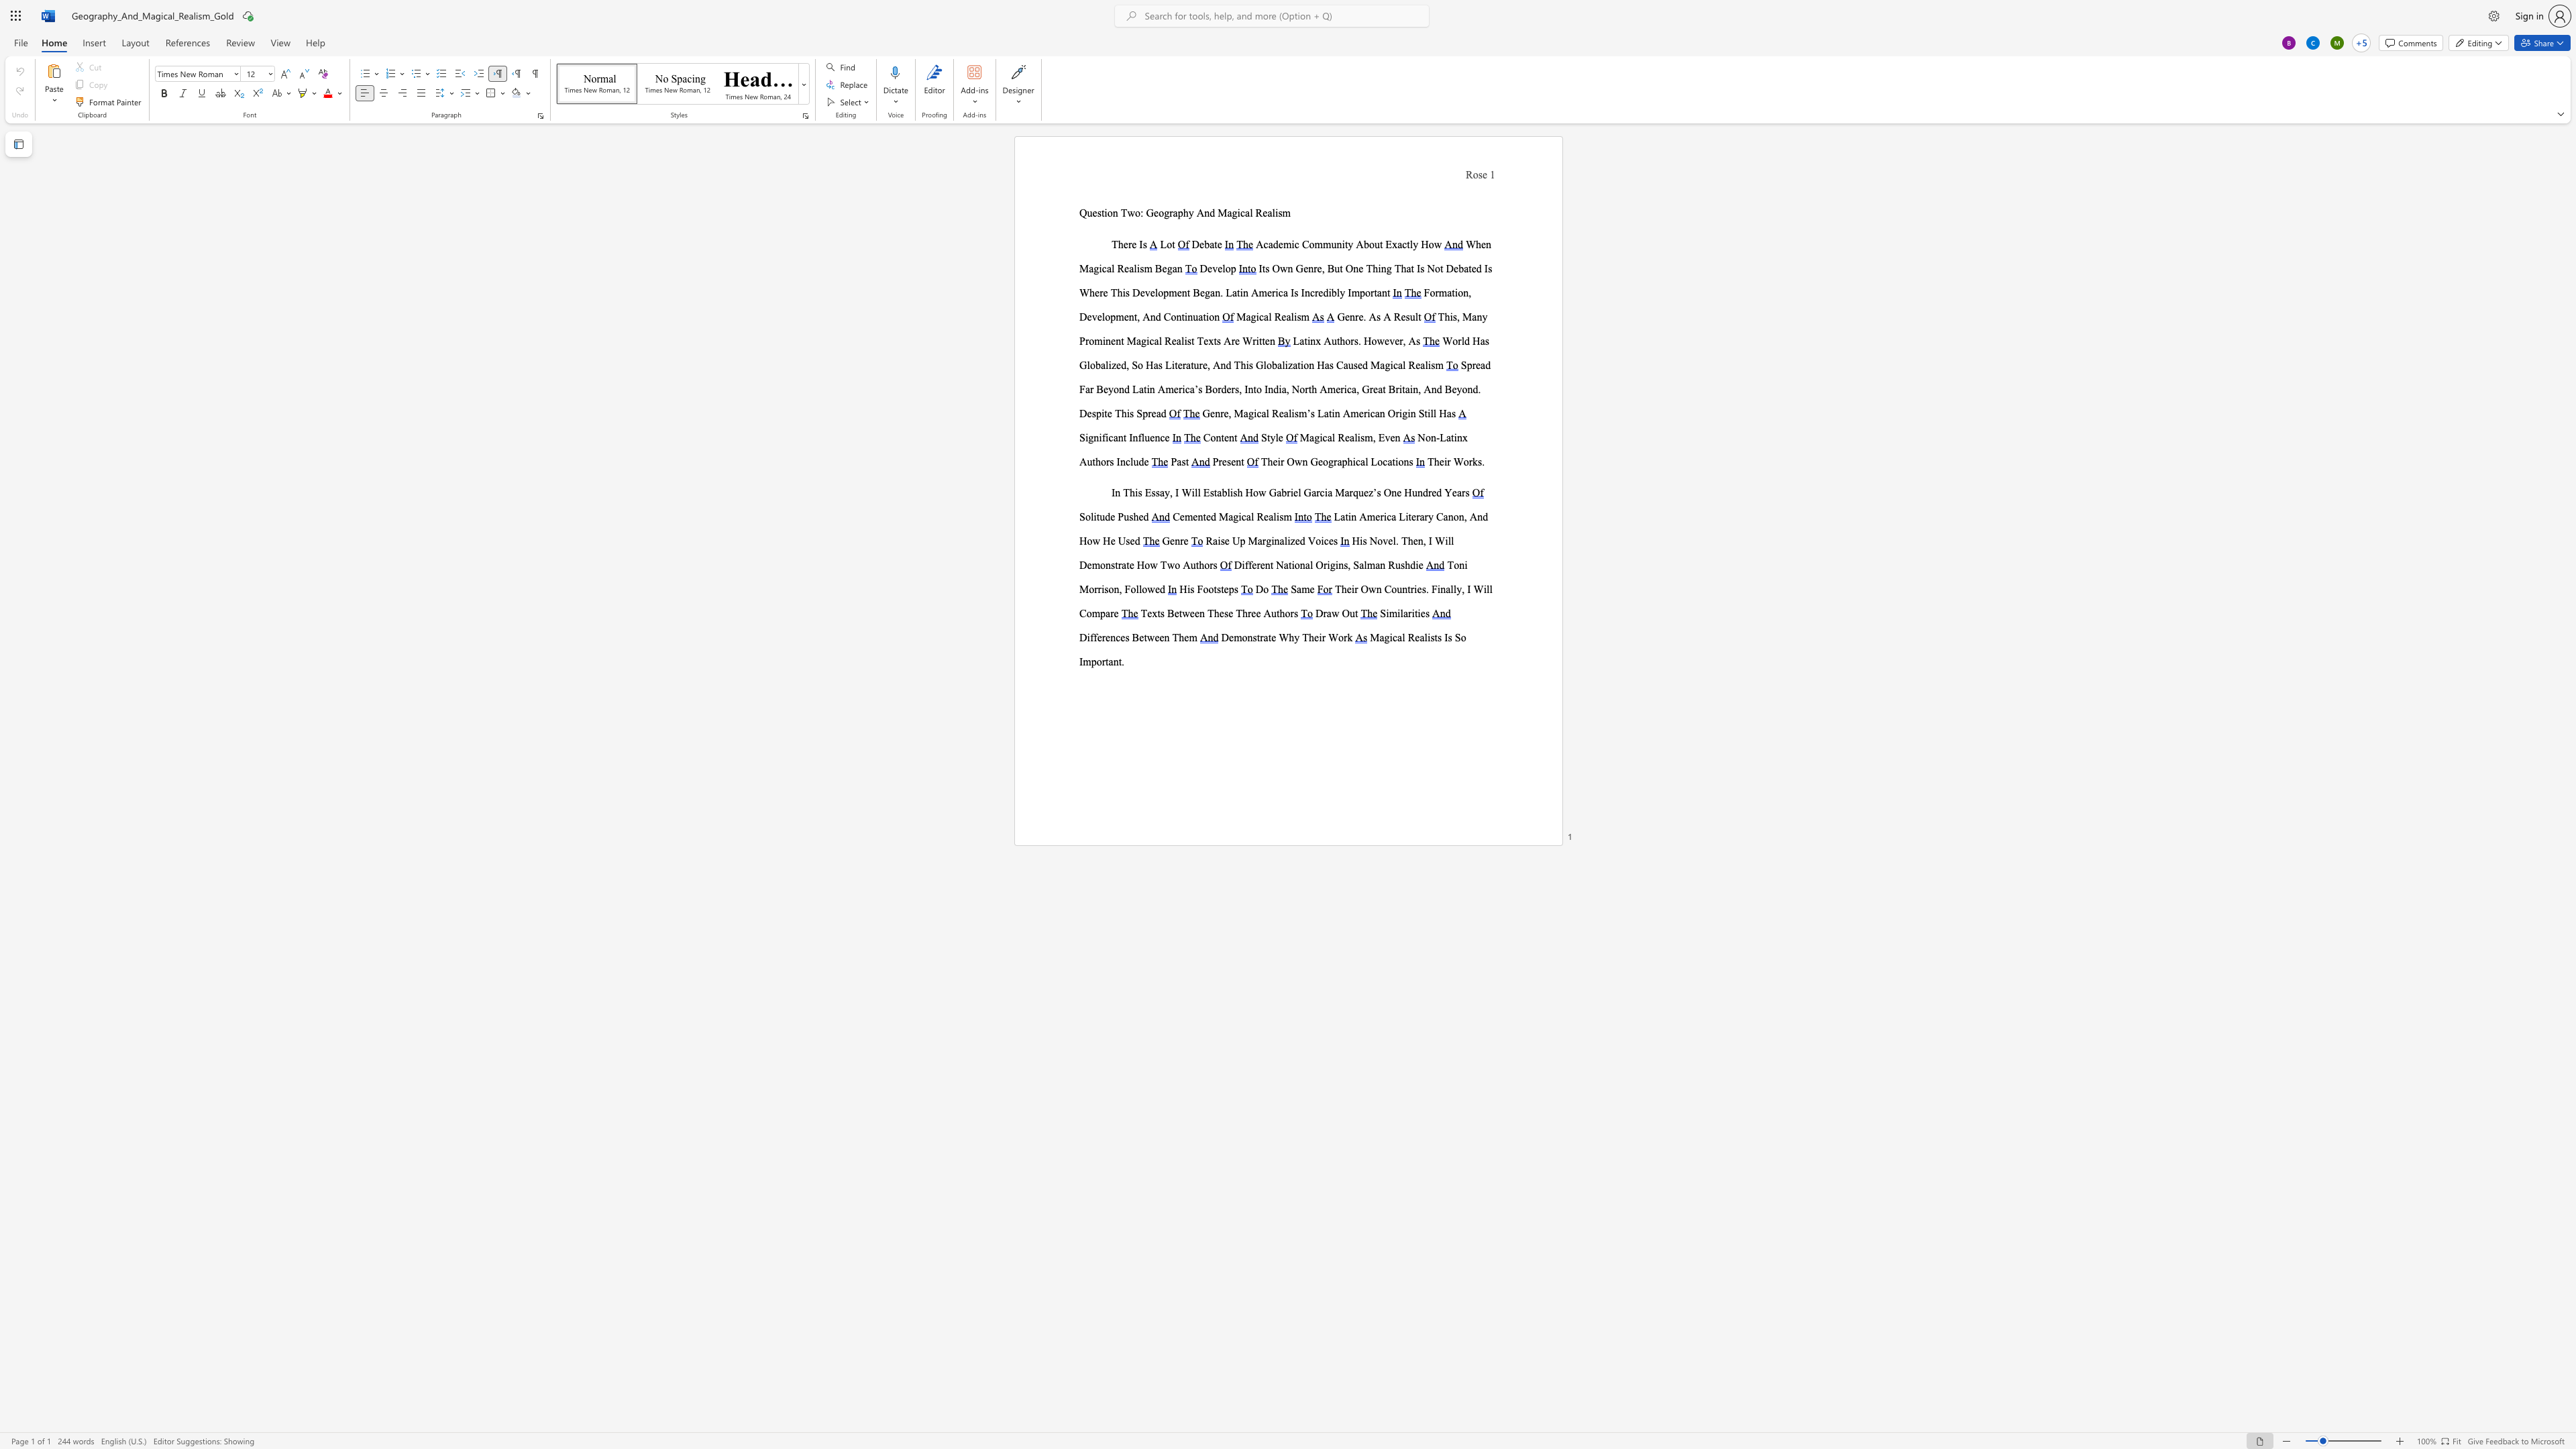 This screenshot has width=2576, height=1449. Describe the element at coordinates (1118, 492) in the screenshot. I see `the 1th character "n" in the text` at that location.